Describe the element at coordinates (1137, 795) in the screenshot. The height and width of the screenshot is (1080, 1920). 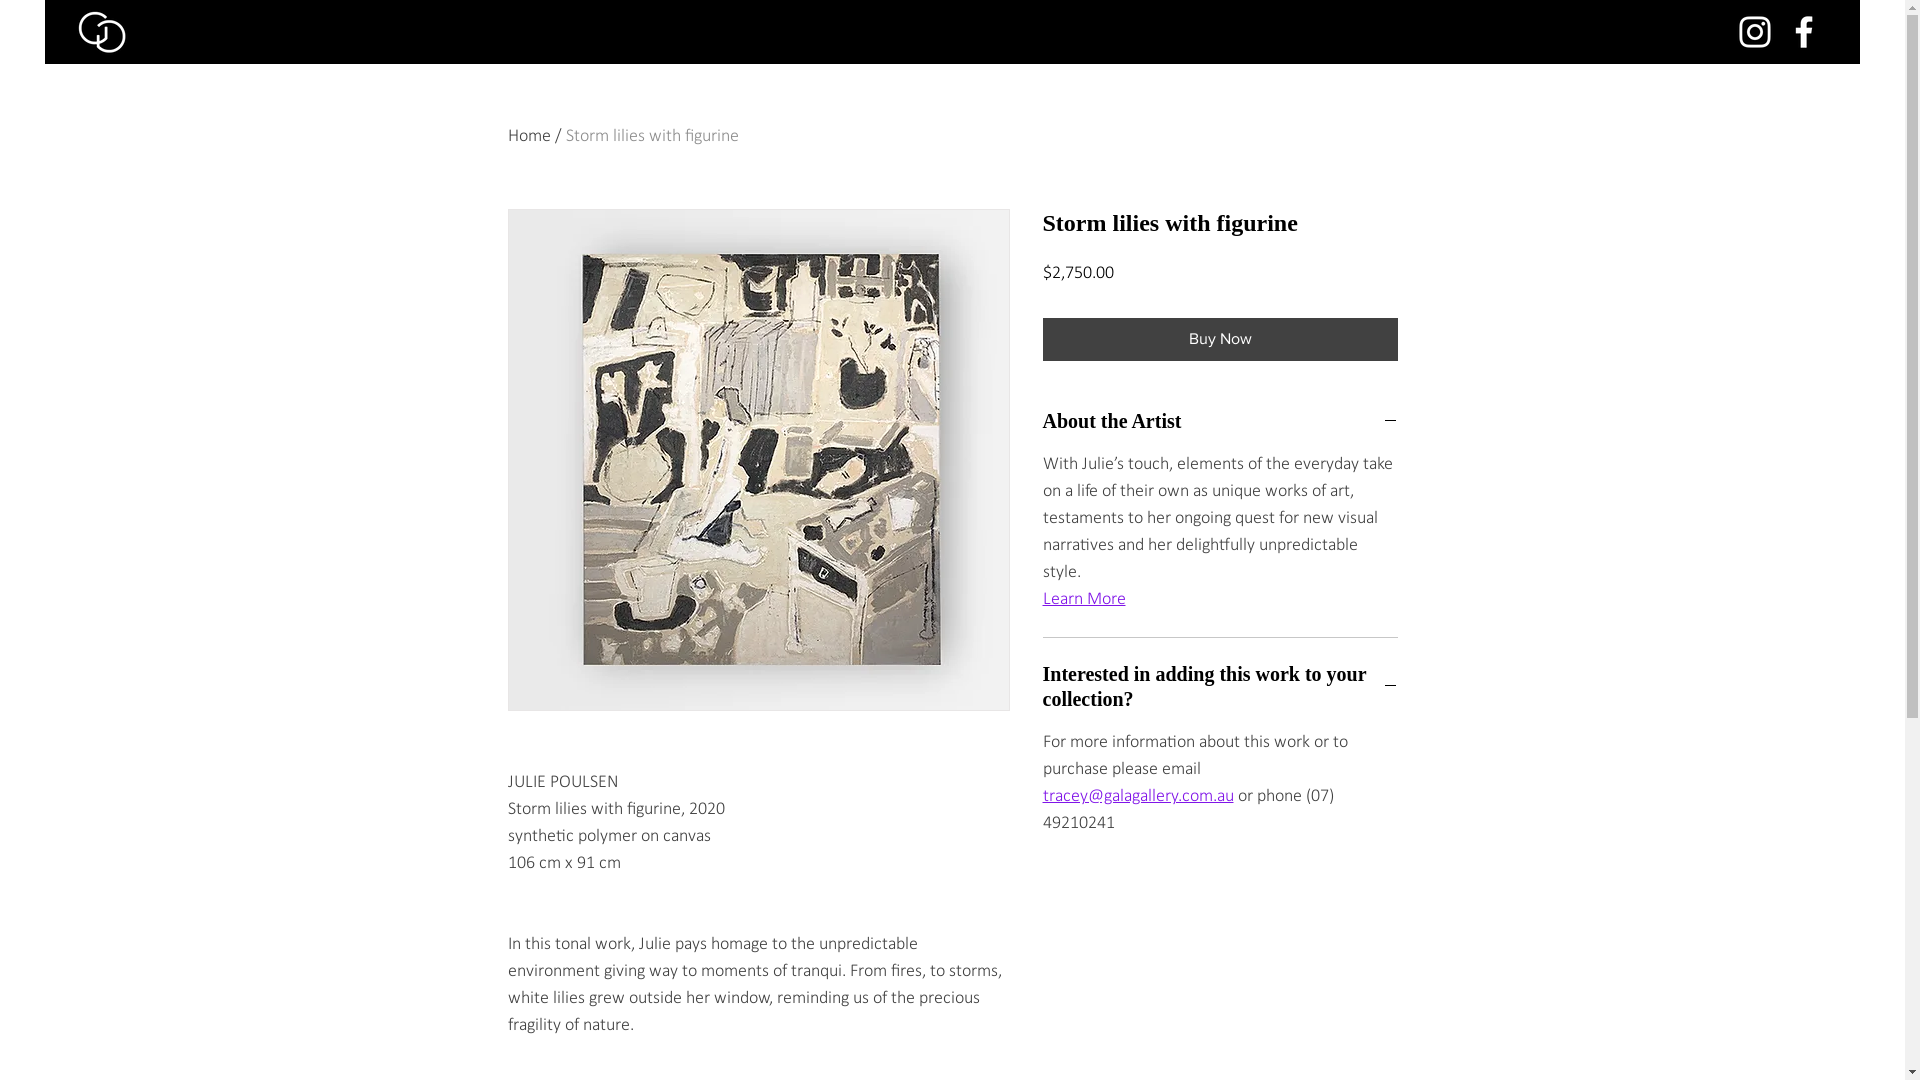
I see `'tracey@galagallery.com.au'` at that location.